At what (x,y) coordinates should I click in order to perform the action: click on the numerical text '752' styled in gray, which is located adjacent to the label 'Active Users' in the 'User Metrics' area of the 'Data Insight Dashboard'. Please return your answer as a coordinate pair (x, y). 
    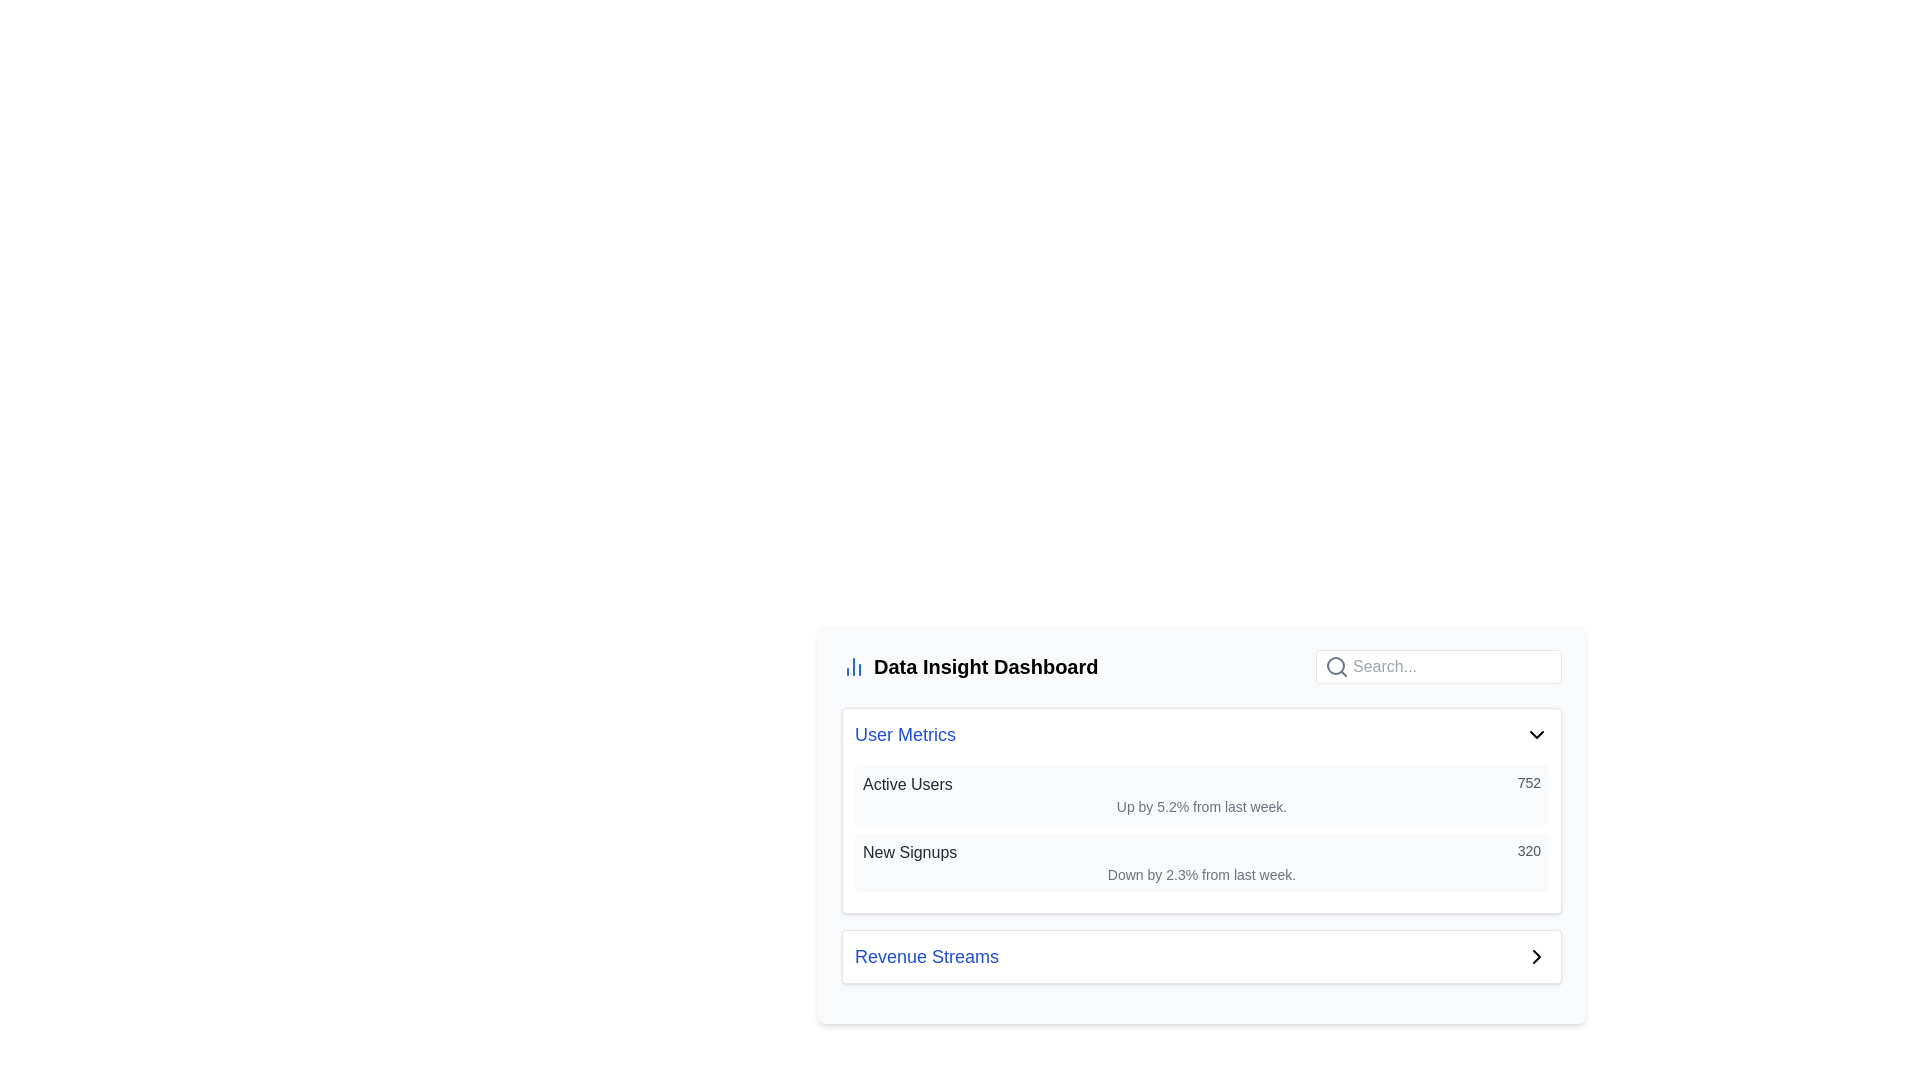
    Looking at the image, I should click on (1528, 784).